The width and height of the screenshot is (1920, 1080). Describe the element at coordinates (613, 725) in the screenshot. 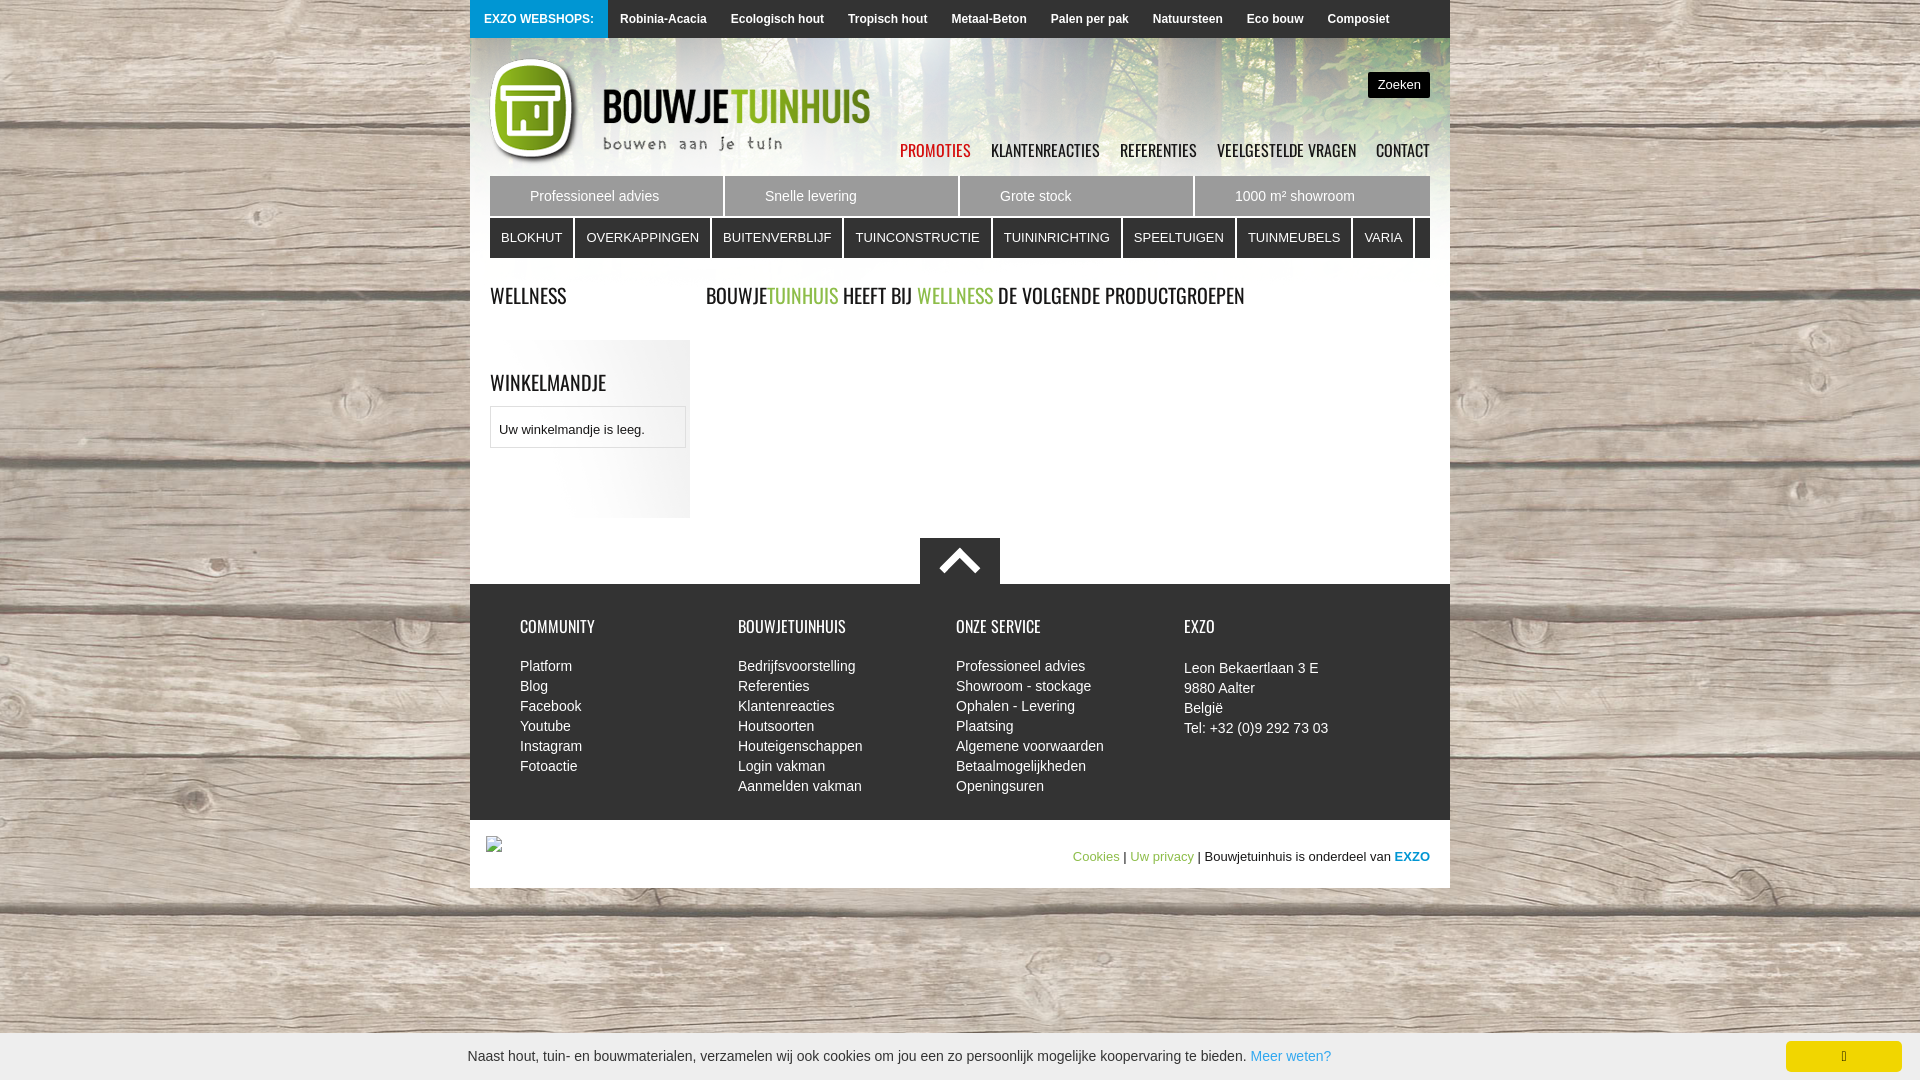

I see `'Youtube'` at that location.